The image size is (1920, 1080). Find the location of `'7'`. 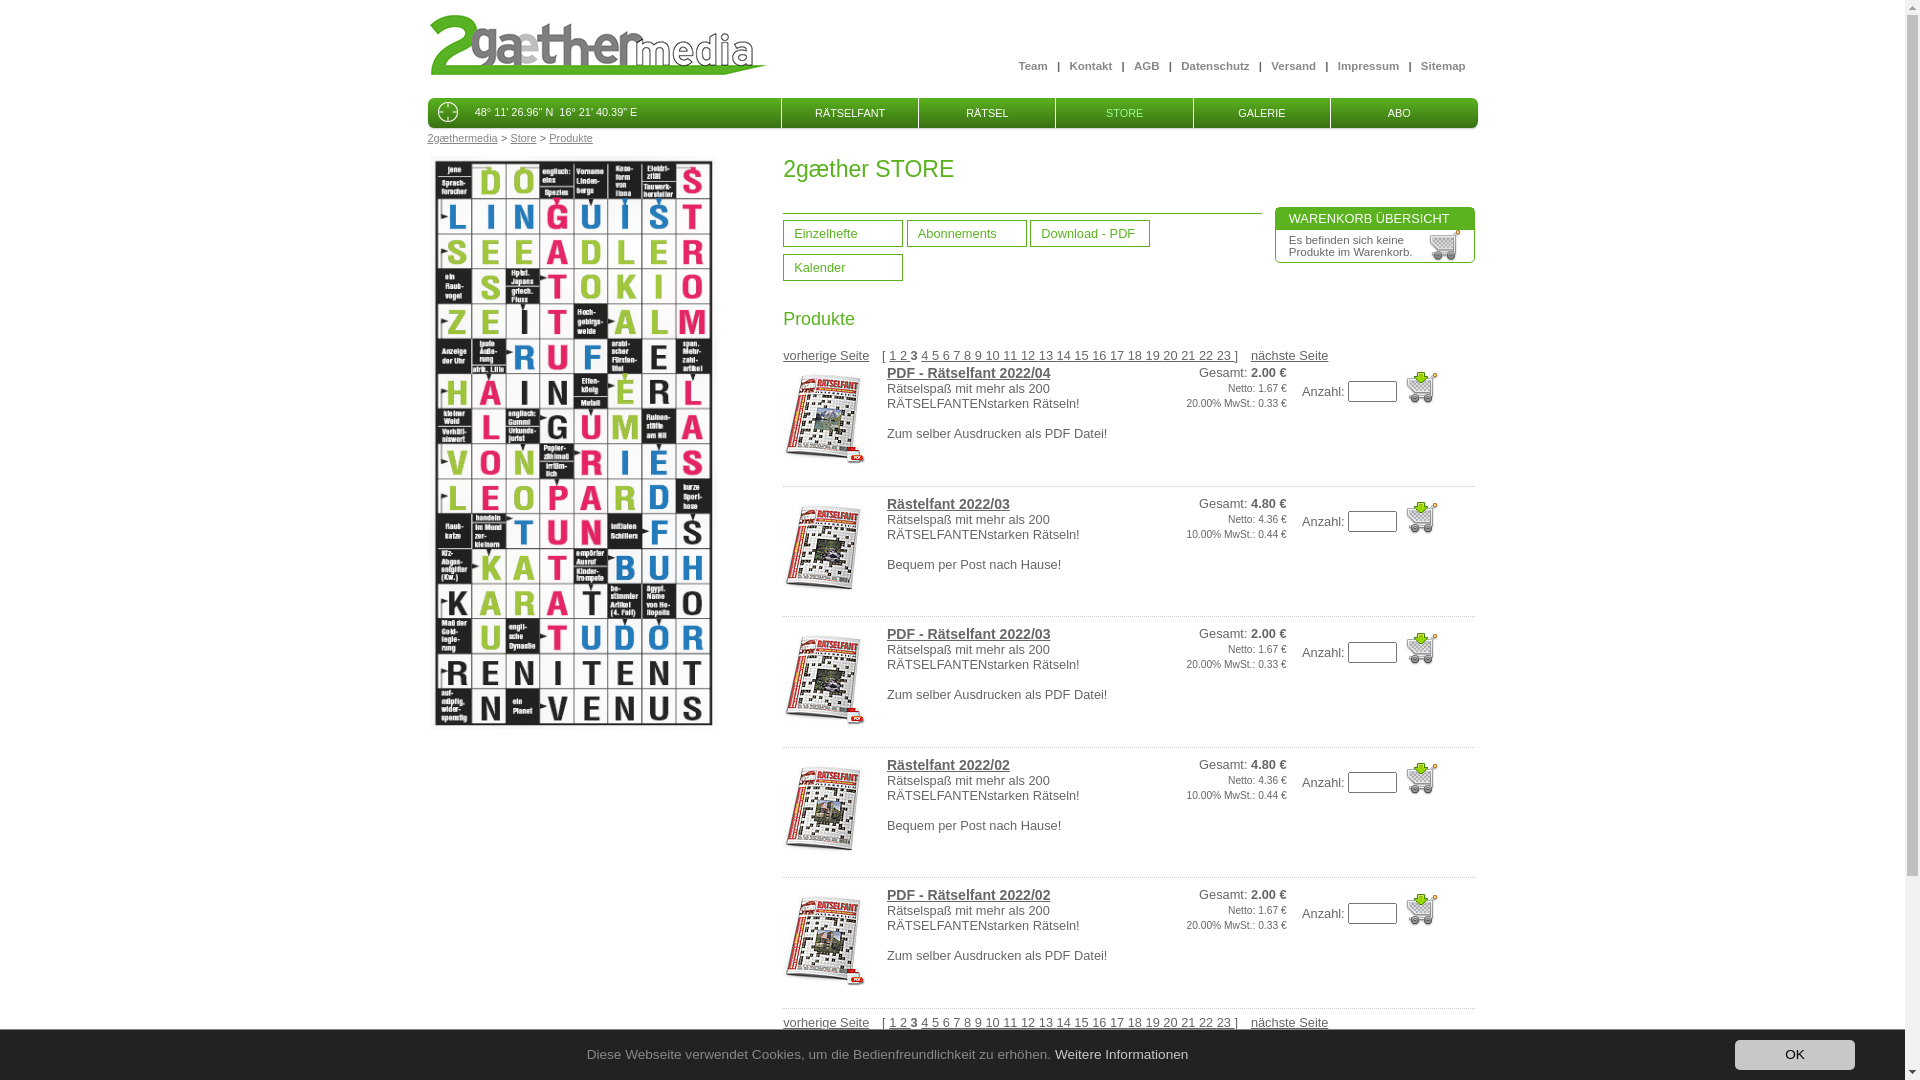

'7' is located at coordinates (952, 354).